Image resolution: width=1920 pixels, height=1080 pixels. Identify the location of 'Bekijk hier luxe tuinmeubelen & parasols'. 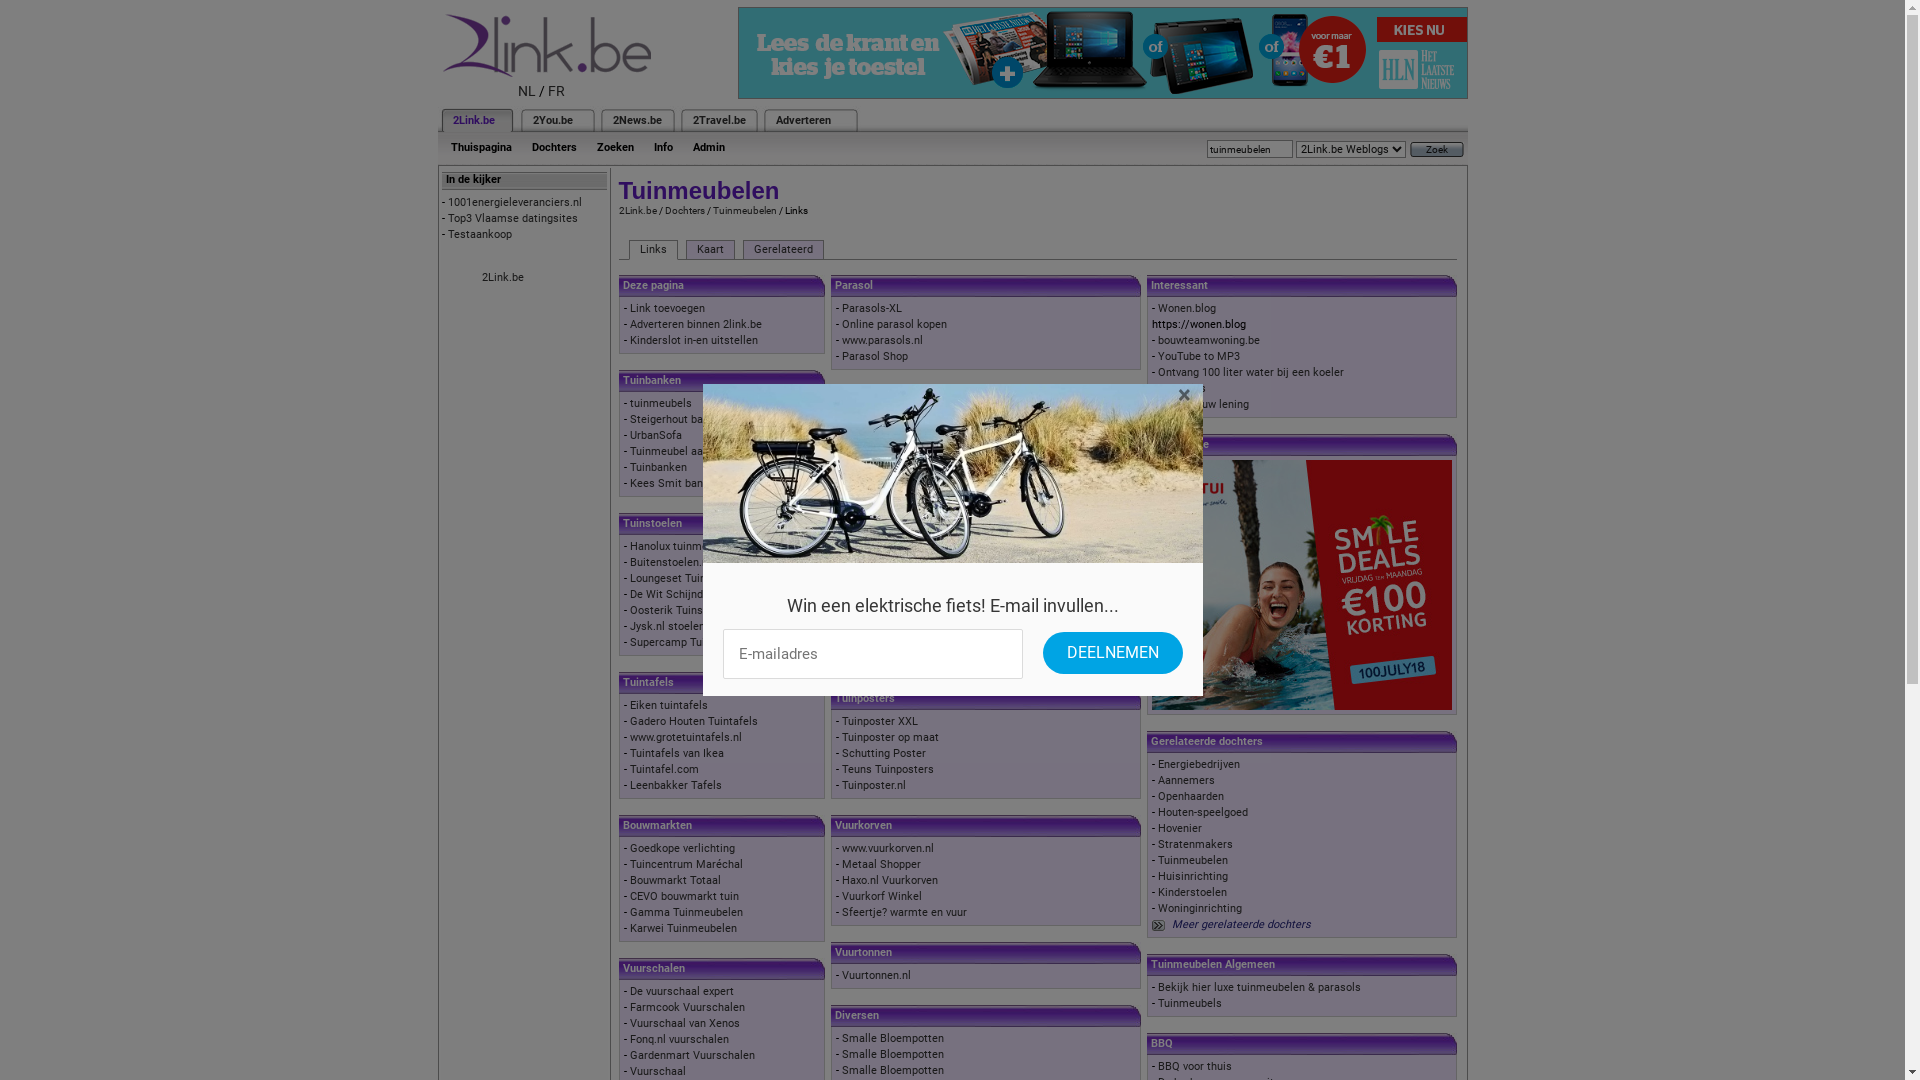
(1157, 986).